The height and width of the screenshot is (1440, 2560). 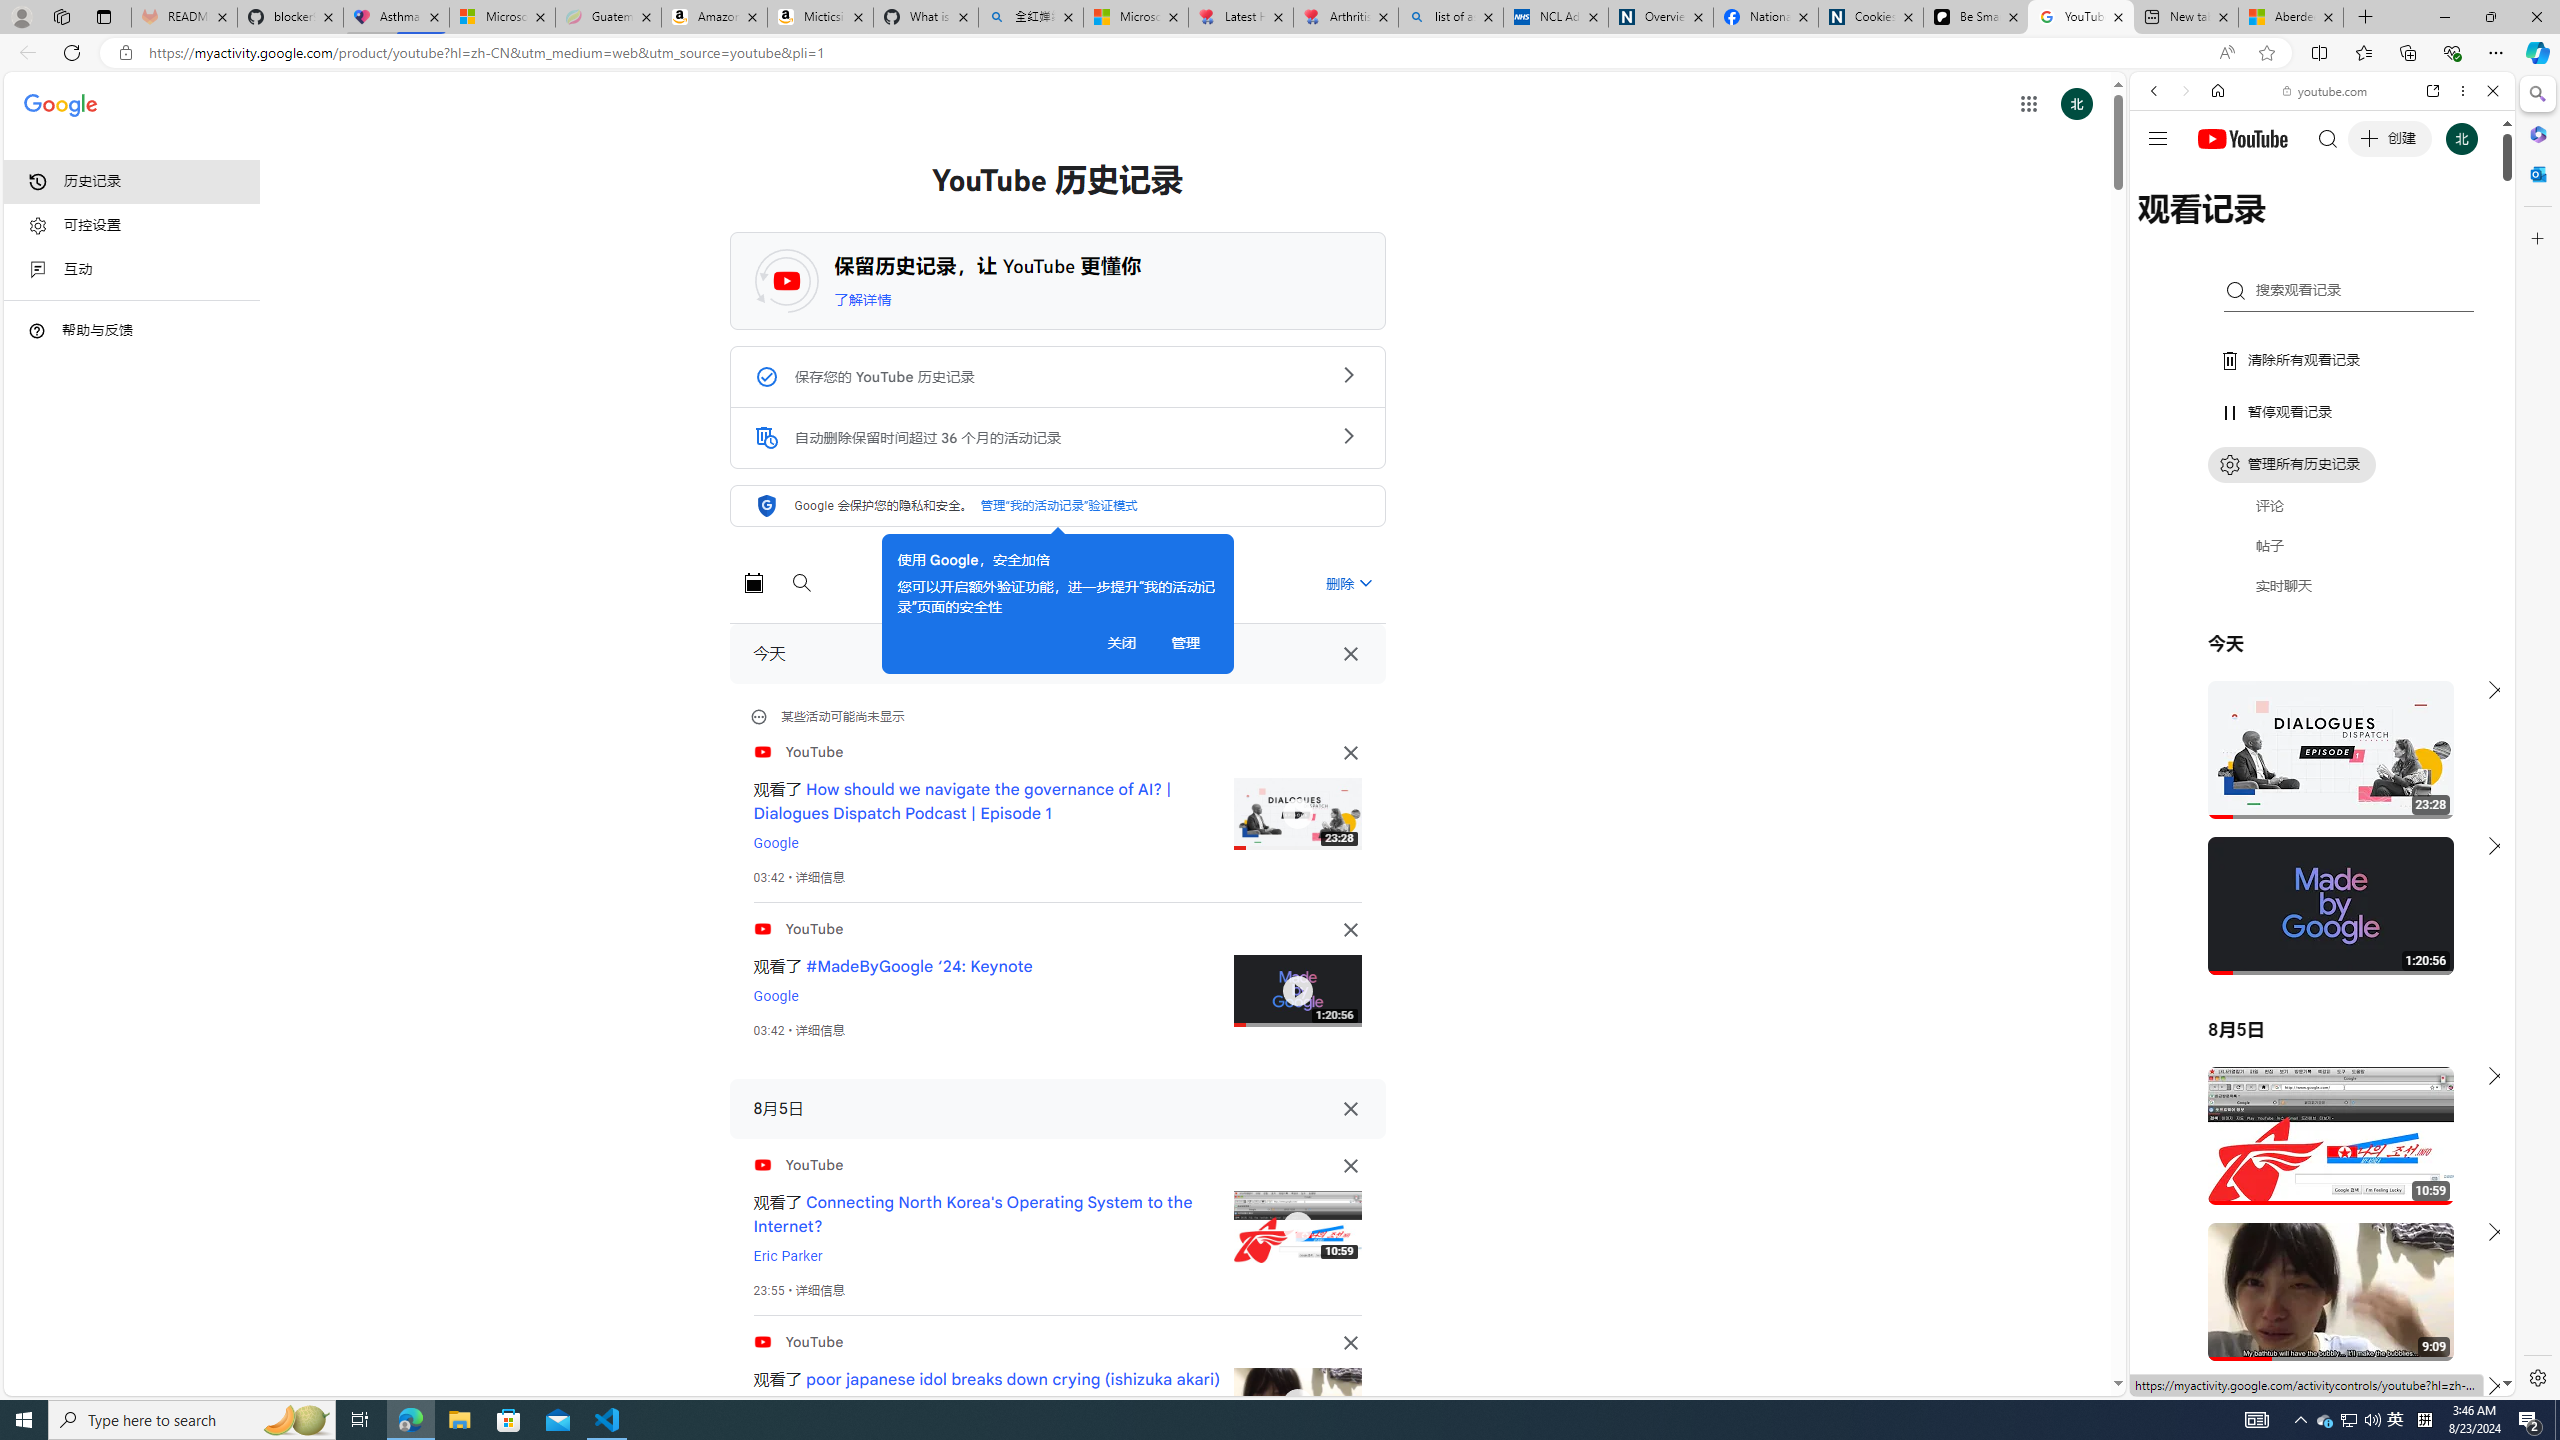 What do you see at coordinates (2320, 591) in the screenshot?
I see `'Trailer #2 [HD]'` at bounding box center [2320, 591].